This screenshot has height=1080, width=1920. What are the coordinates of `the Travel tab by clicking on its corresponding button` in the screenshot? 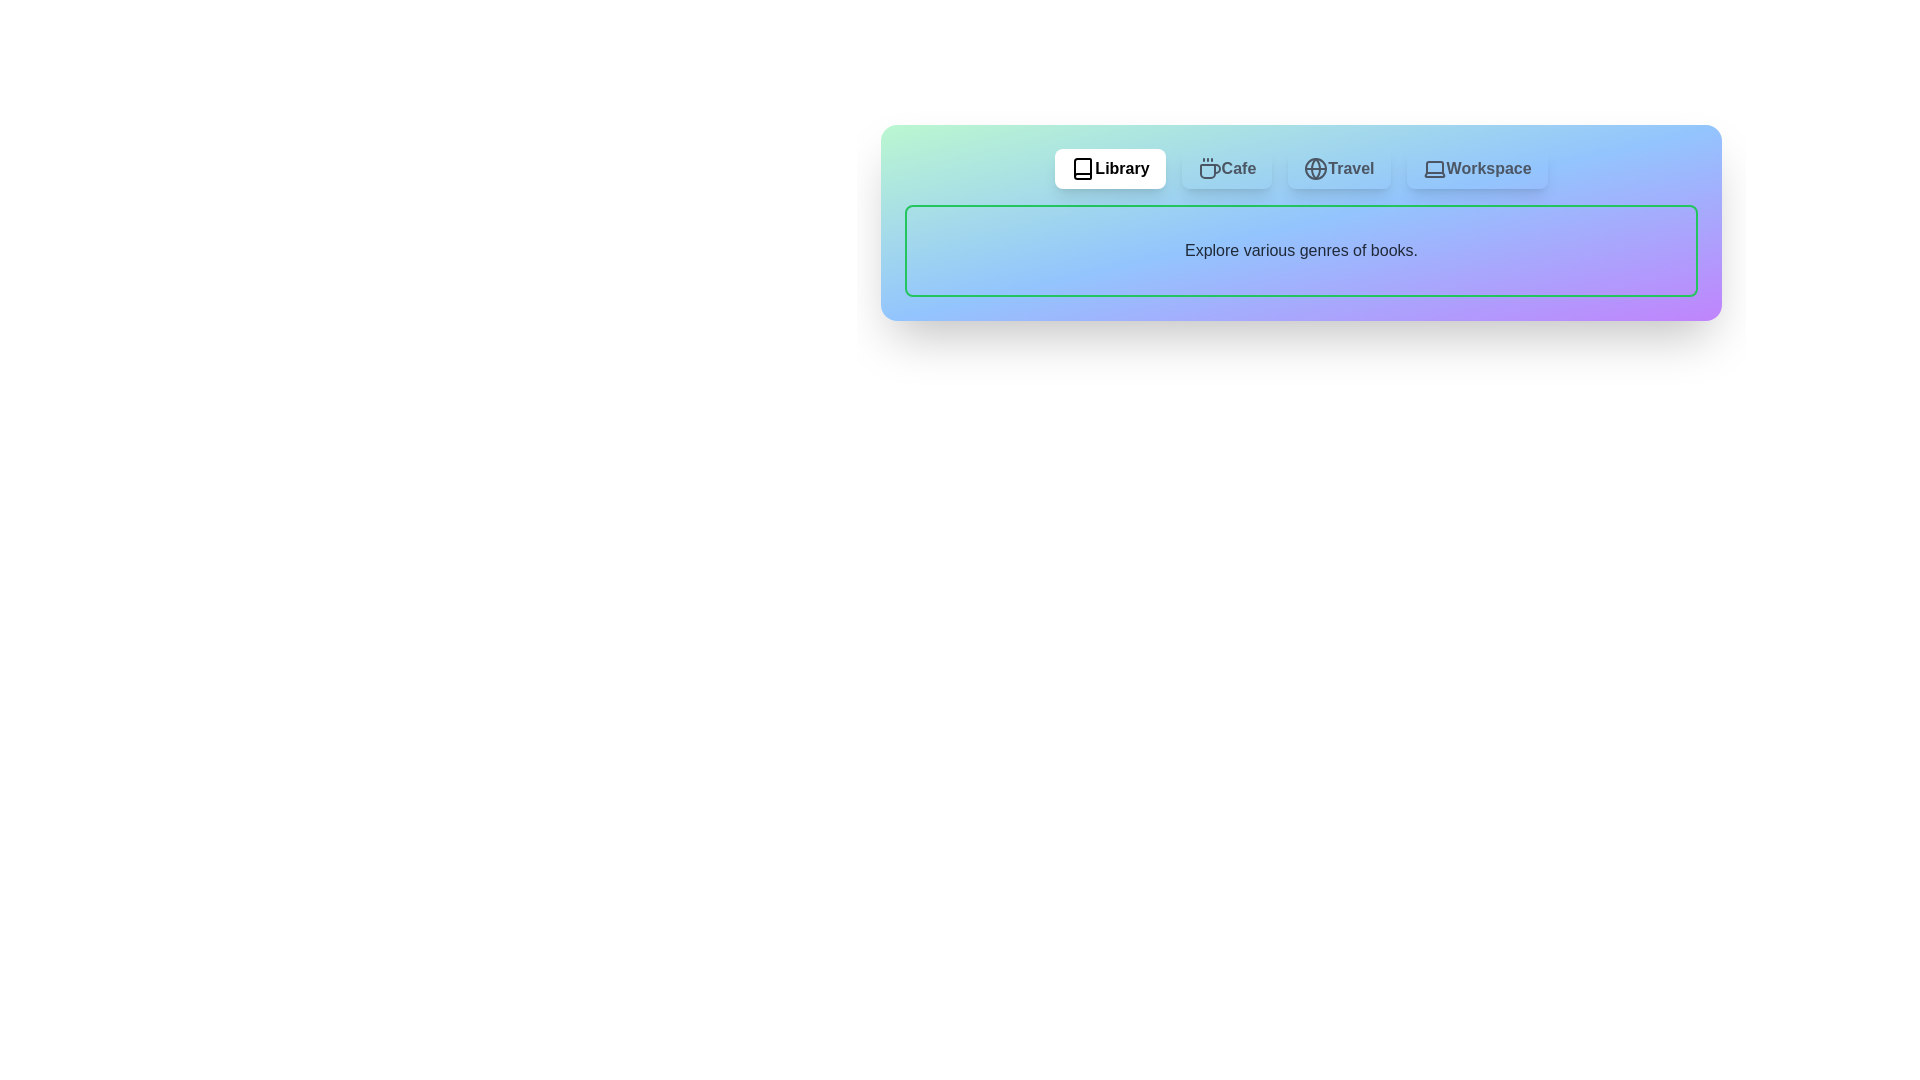 It's located at (1339, 168).